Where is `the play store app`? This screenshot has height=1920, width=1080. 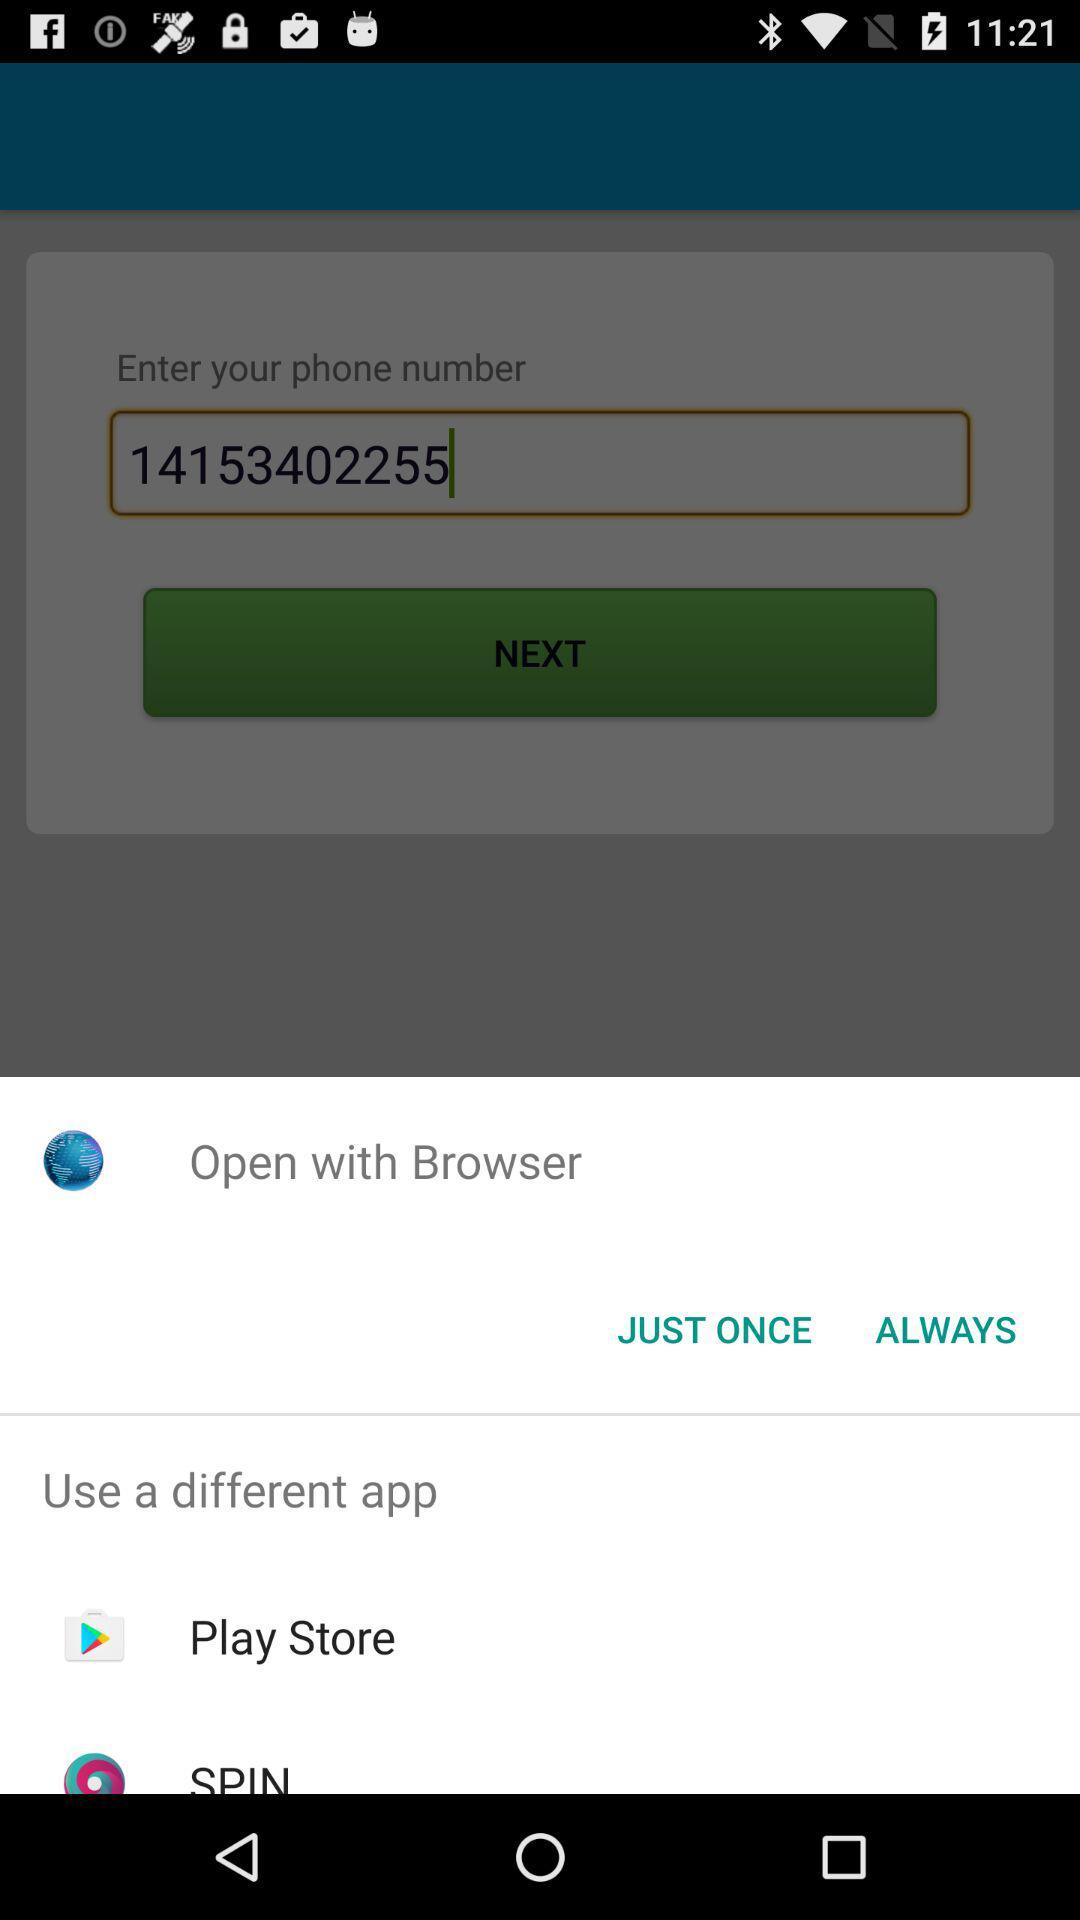
the play store app is located at coordinates (292, 1636).